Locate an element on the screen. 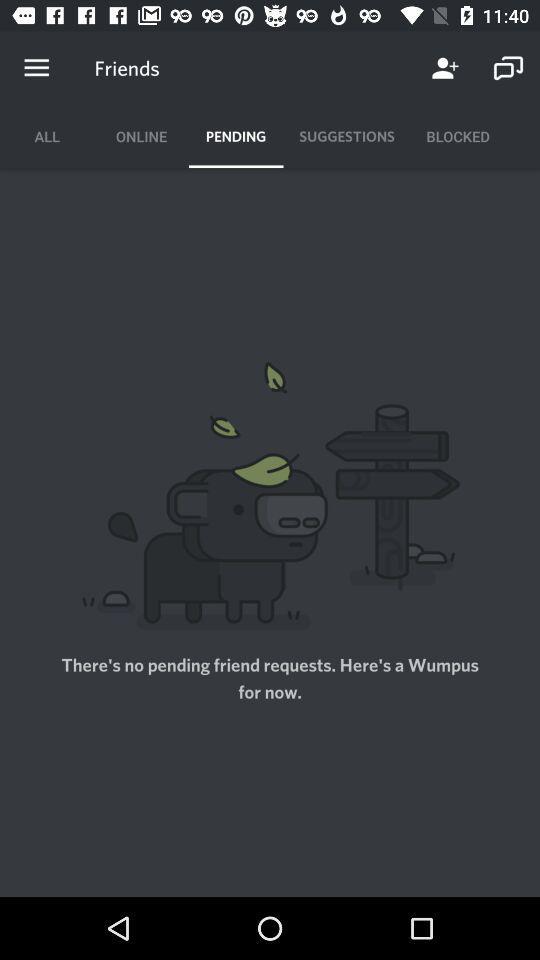 This screenshot has height=960, width=540. the item above the all icon is located at coordinates (36, 68).